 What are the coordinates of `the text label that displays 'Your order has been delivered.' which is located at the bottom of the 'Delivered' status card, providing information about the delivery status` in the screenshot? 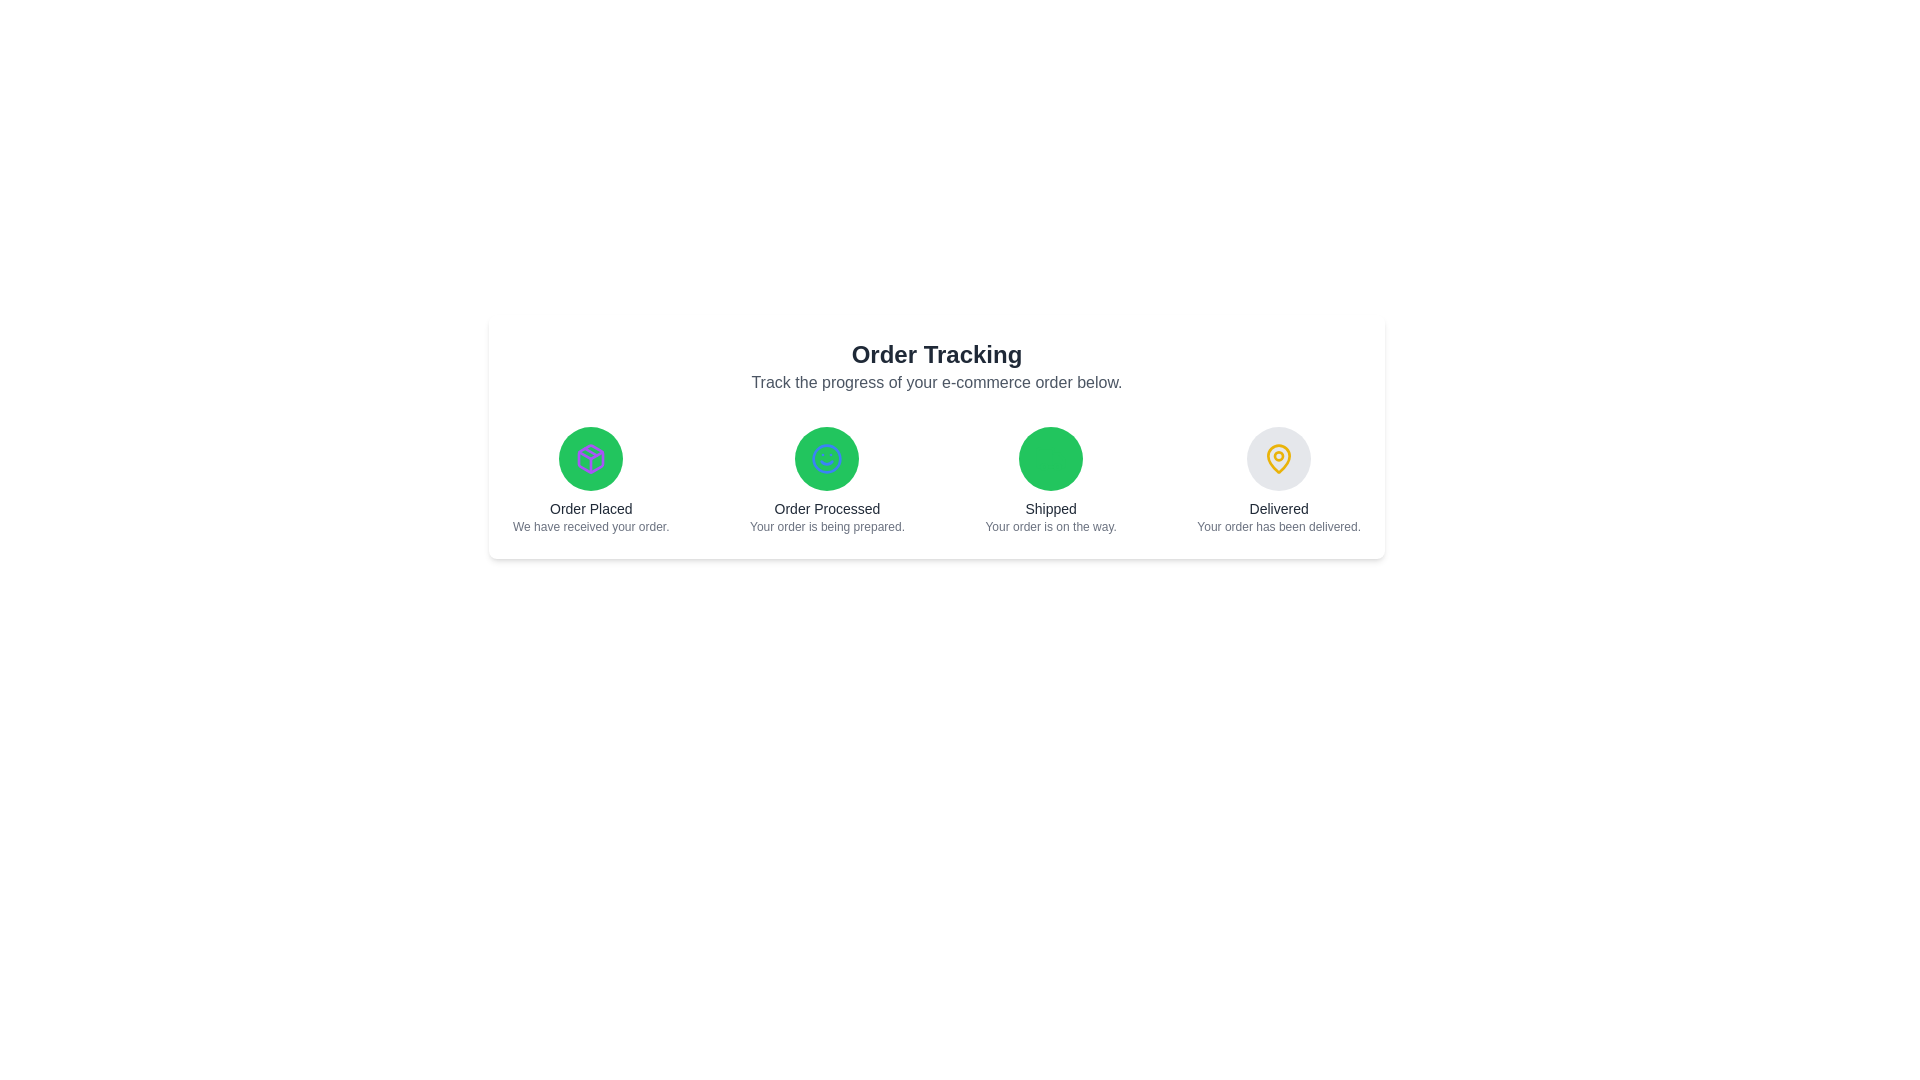 It's located at (1278, 526).